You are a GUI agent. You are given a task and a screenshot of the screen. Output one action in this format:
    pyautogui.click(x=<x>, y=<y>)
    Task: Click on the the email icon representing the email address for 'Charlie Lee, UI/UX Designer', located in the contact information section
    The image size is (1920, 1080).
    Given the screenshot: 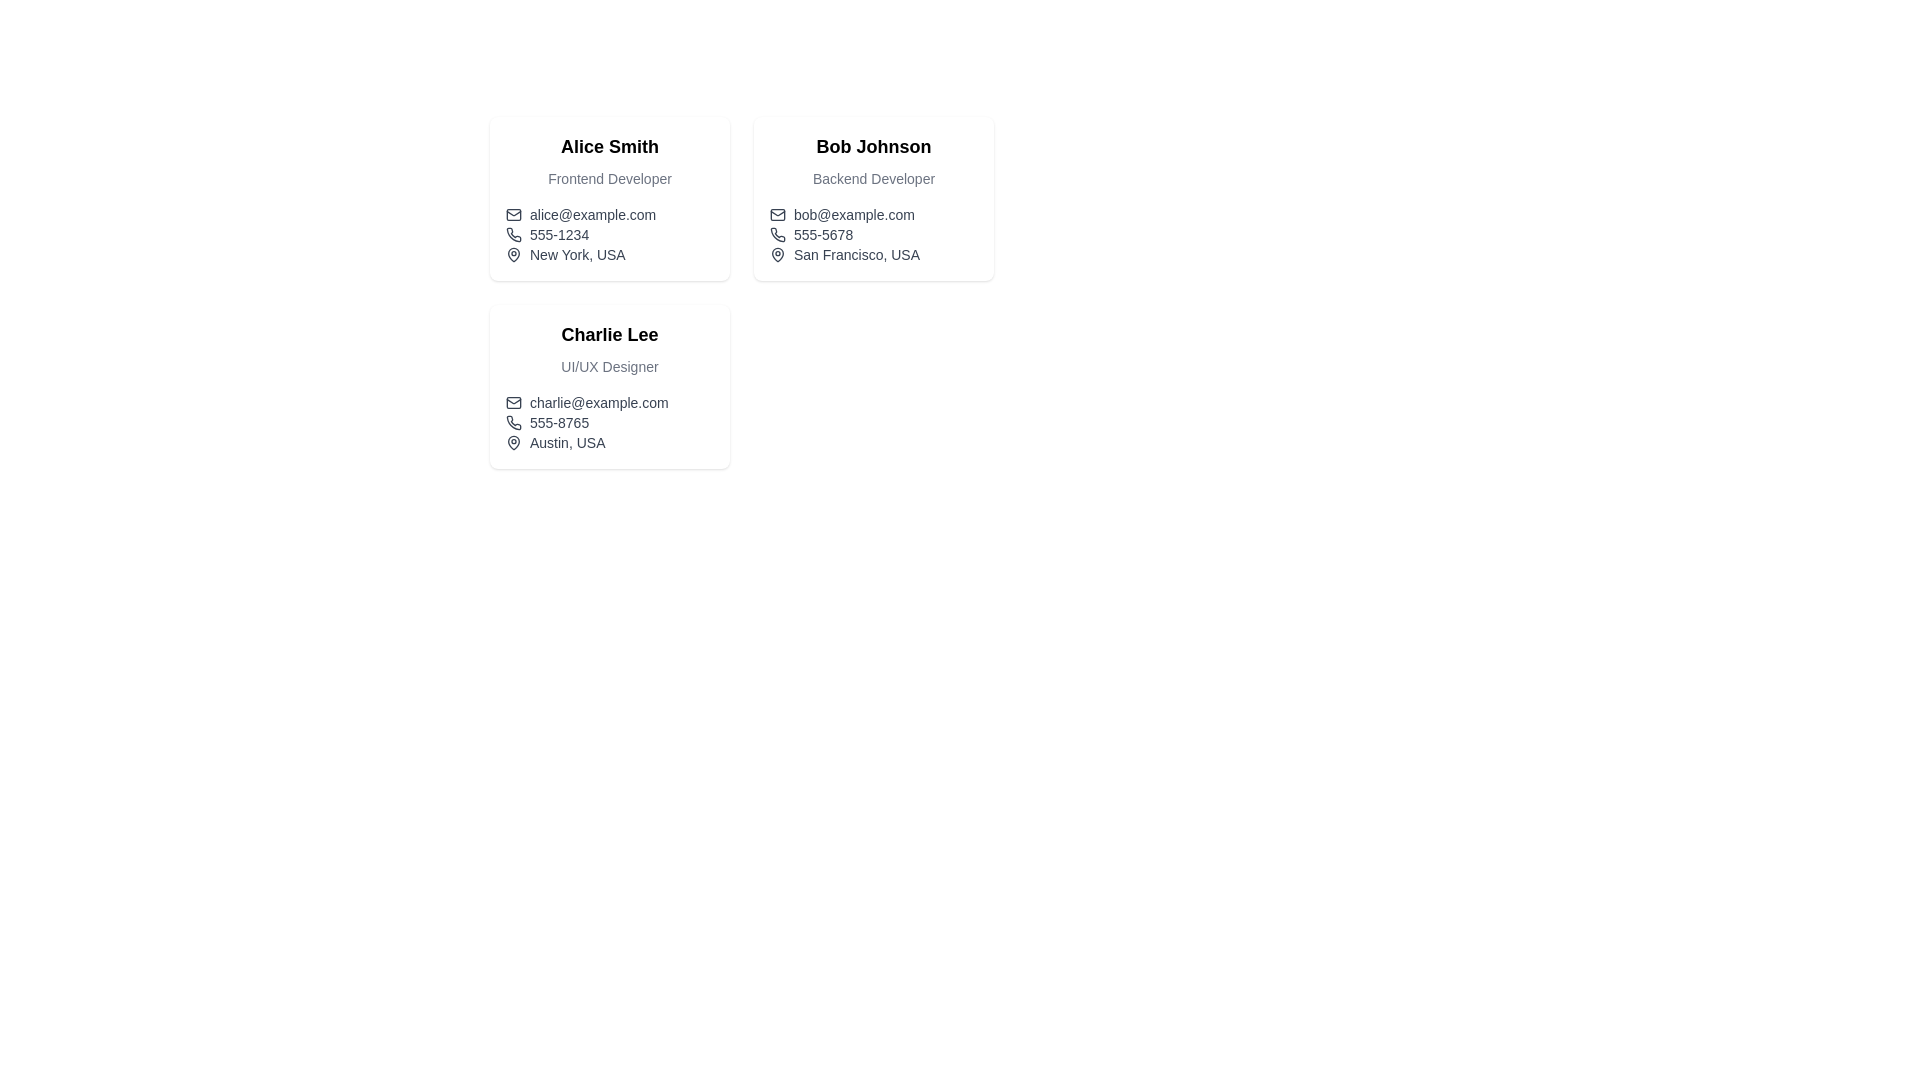 What is the action you would take?
    pyautogui.click(x=513, y=402)
    